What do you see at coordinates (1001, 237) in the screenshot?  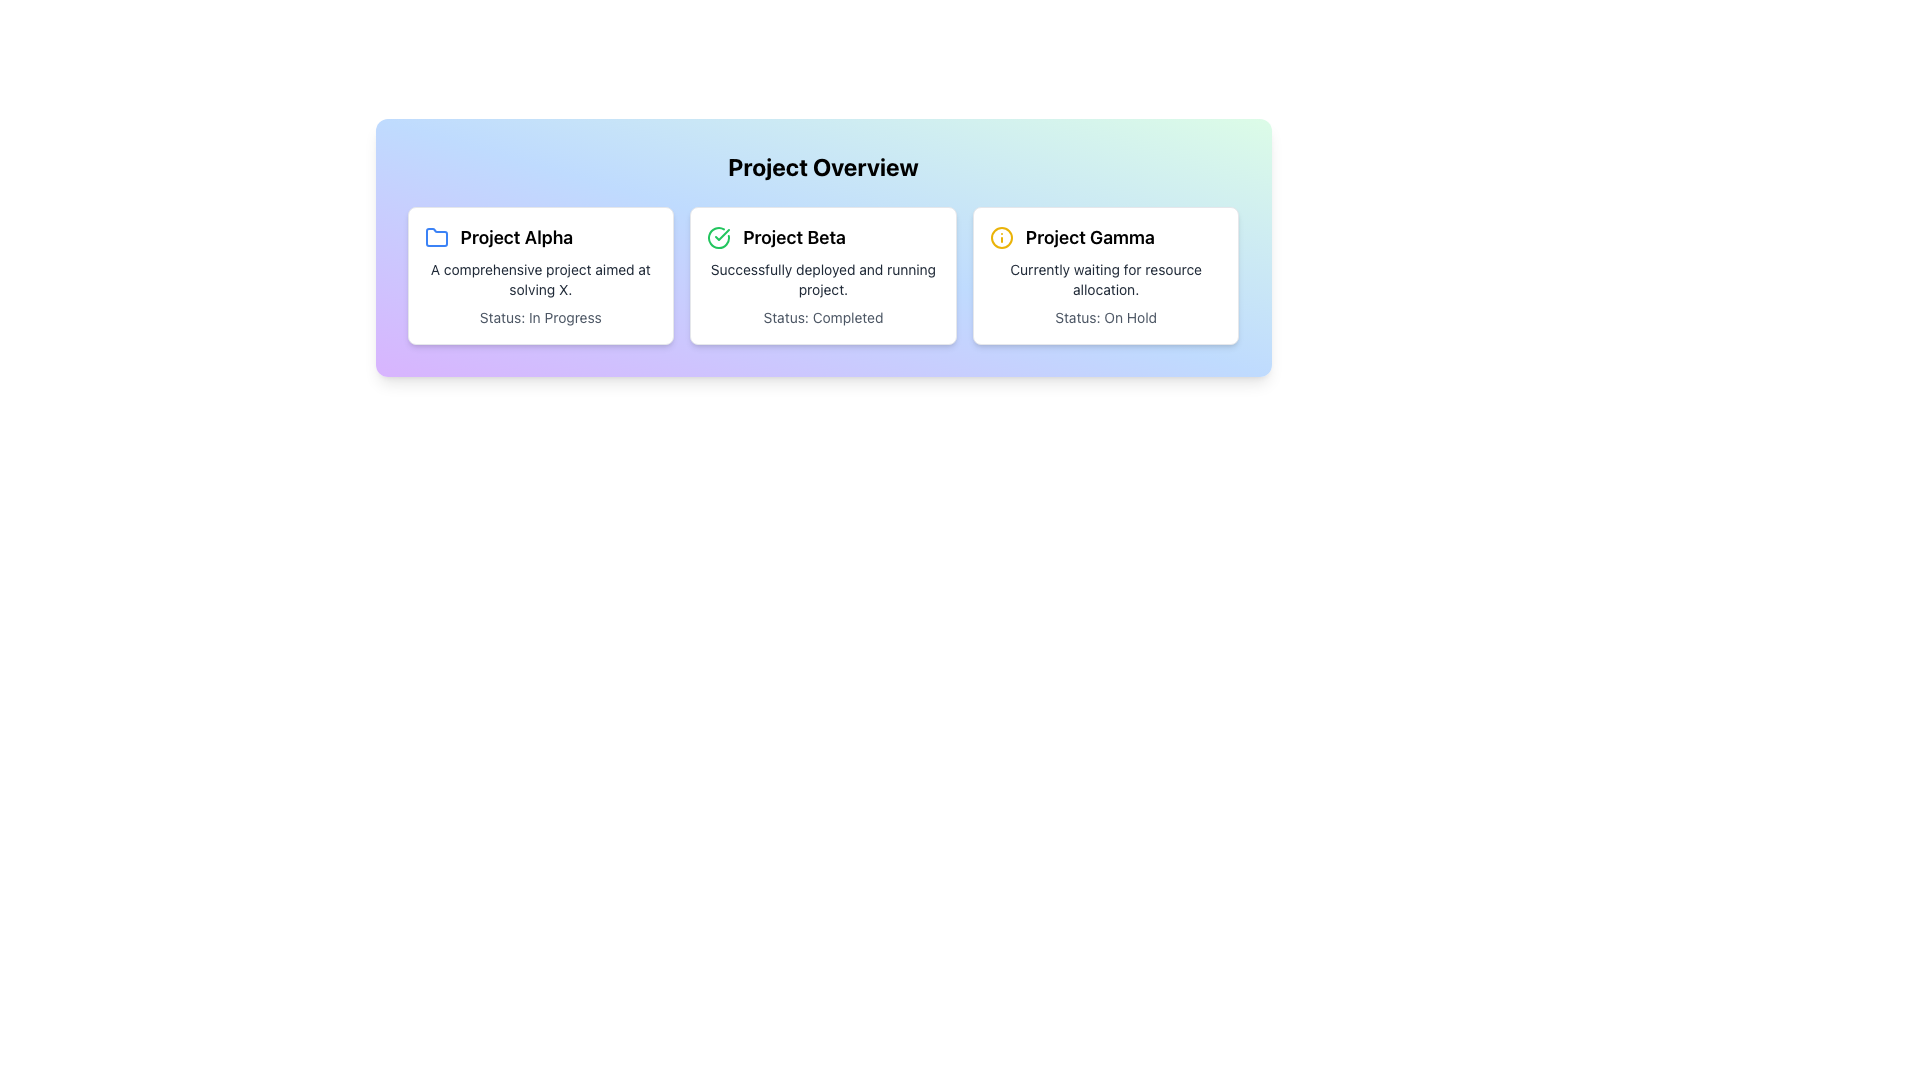 I see `the circular icon with a yellow stroke and dark inner area located to the left of the text 'Project Gamma' in the rightmost card of the horizontally aligned list` at bounding box center [1001, 237].